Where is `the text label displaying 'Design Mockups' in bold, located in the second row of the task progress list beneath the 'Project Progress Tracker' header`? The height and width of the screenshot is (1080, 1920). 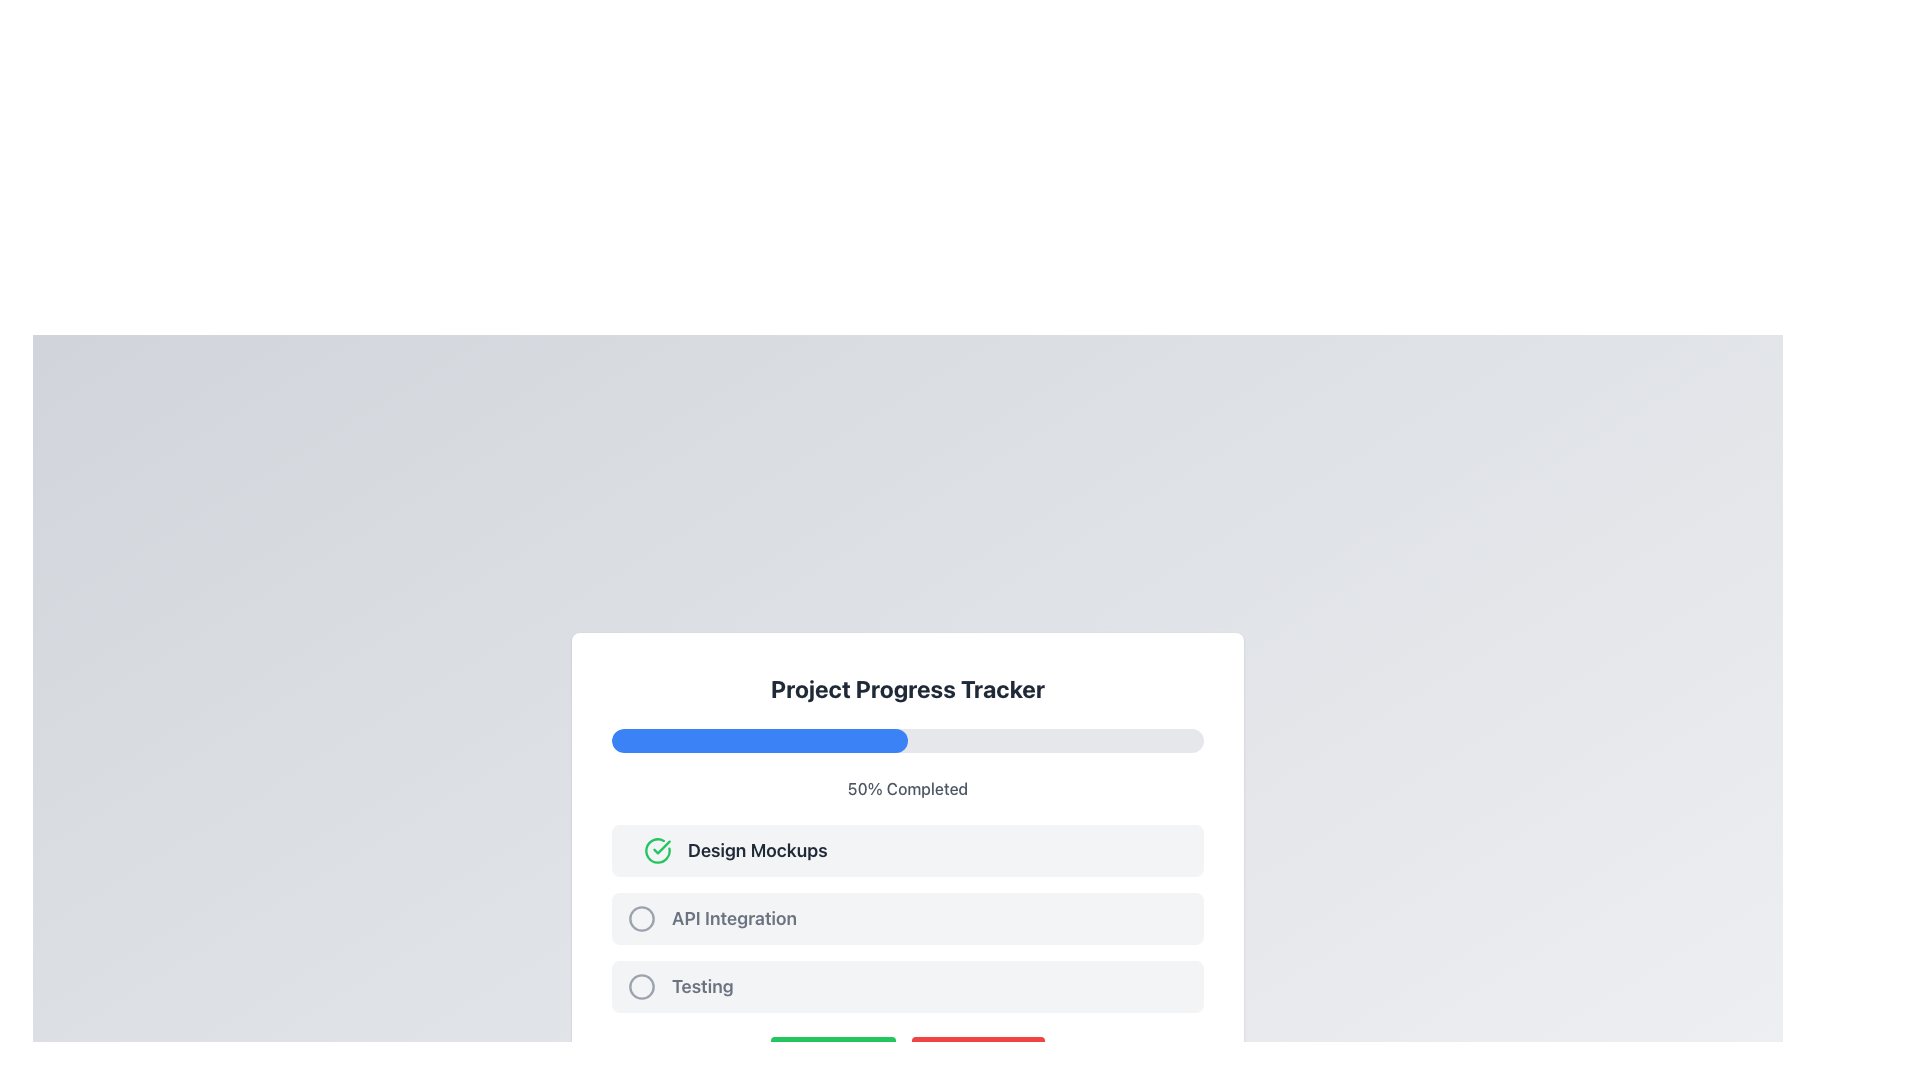 the text label displaying 'Design Mockups' in bold, located in the second row of the task progress list beneath the 'Project Progress Tracker' header is located at coordinates (756, 851).